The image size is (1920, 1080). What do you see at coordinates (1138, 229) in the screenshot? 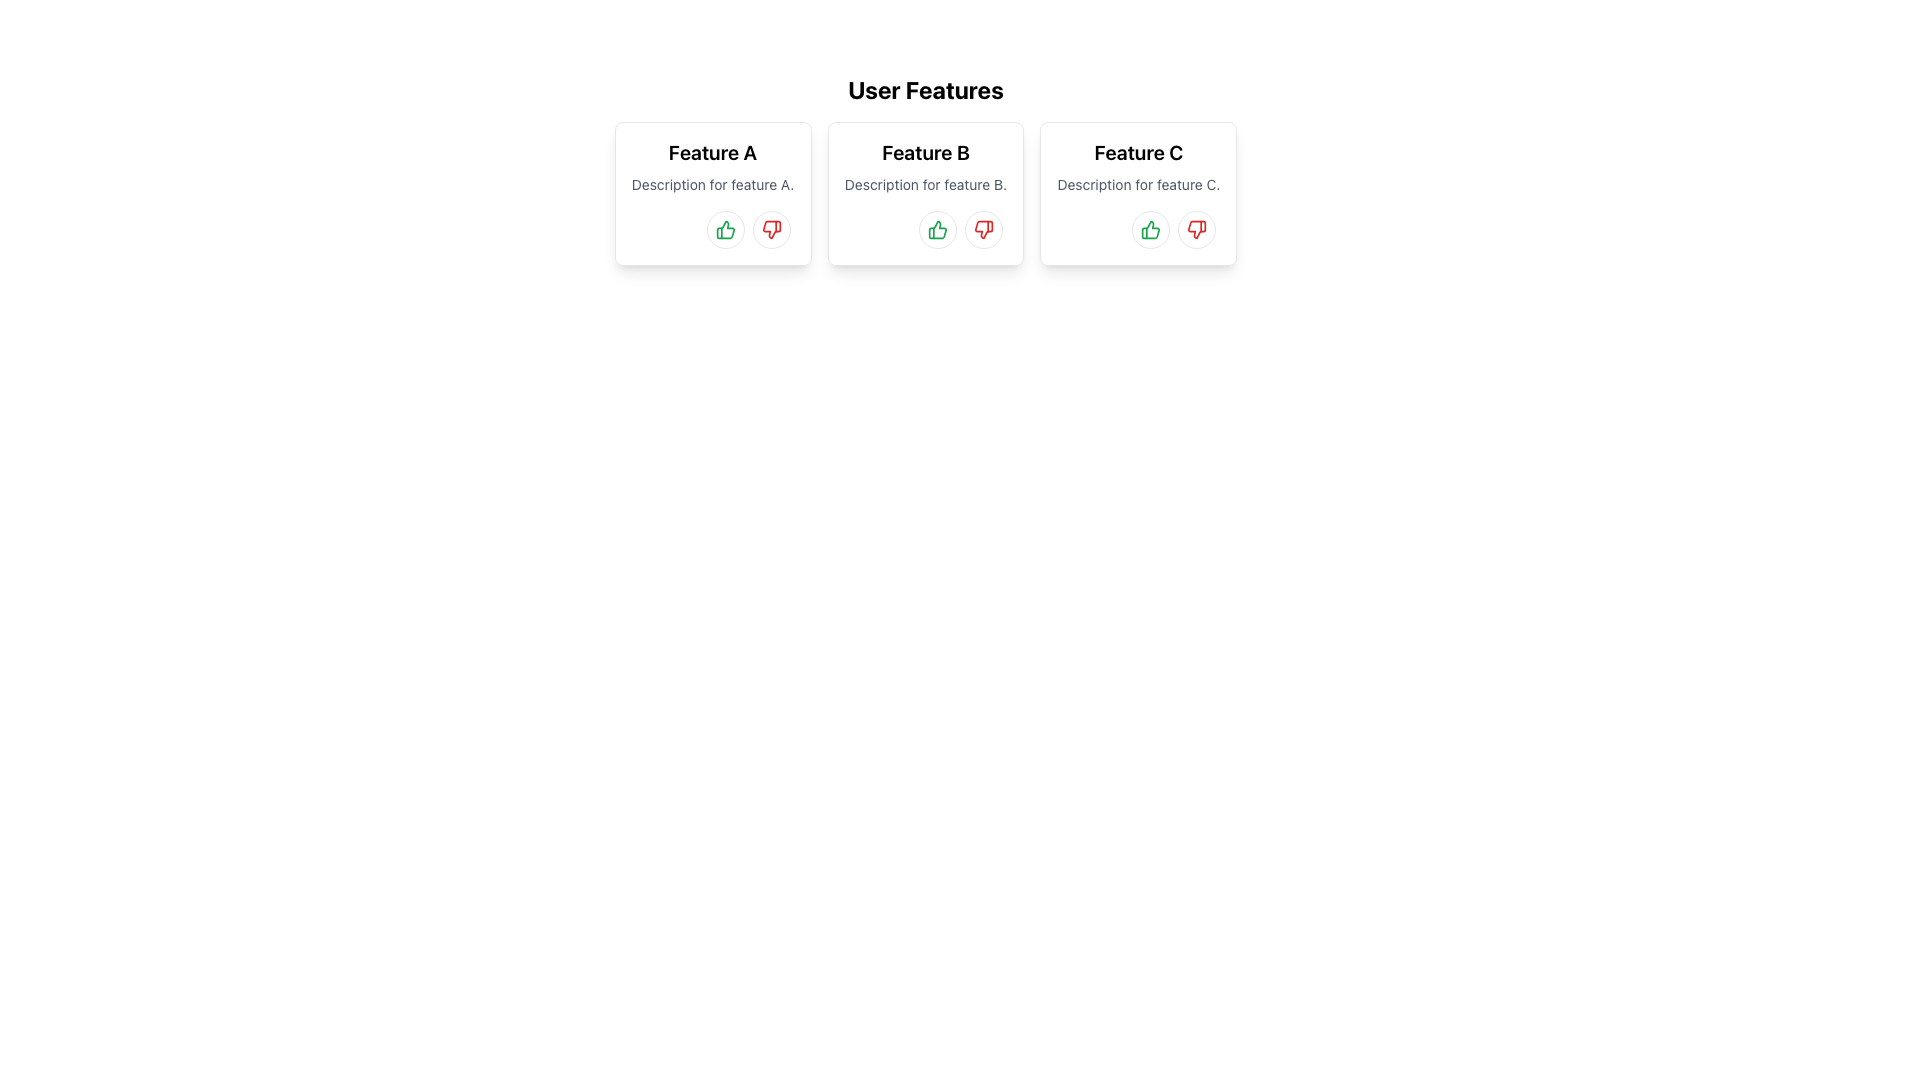
I see `the Icon Button to express a positive response or approval for 'Feature C', which is located in the footer area of the 'Feature C' panel, and is the leftmost option before a red thumbs-down button` at bounding box center [1138, 229].